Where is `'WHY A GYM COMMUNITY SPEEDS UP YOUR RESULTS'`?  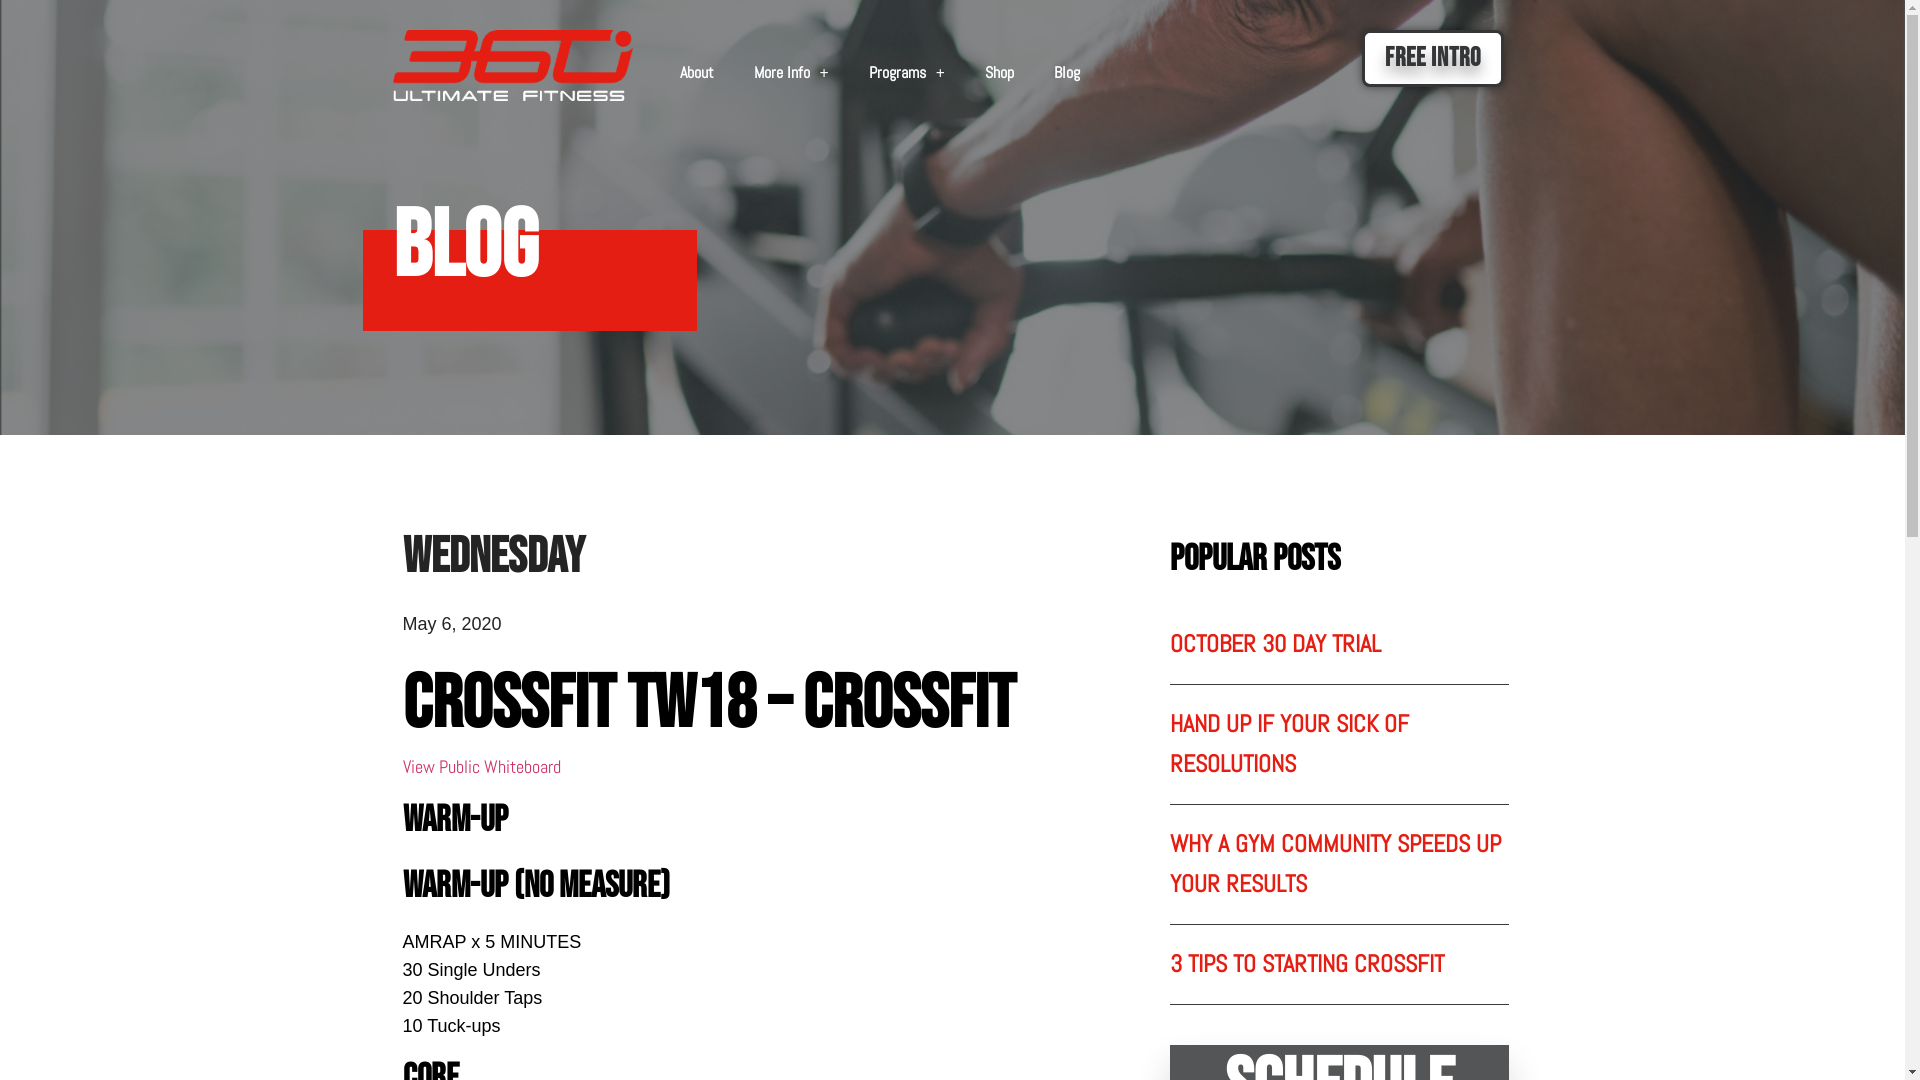
'WHY A GYM COMMUNITY SPEEDS UP YOUR RESULTS' is located at coordinates (1335, 862).